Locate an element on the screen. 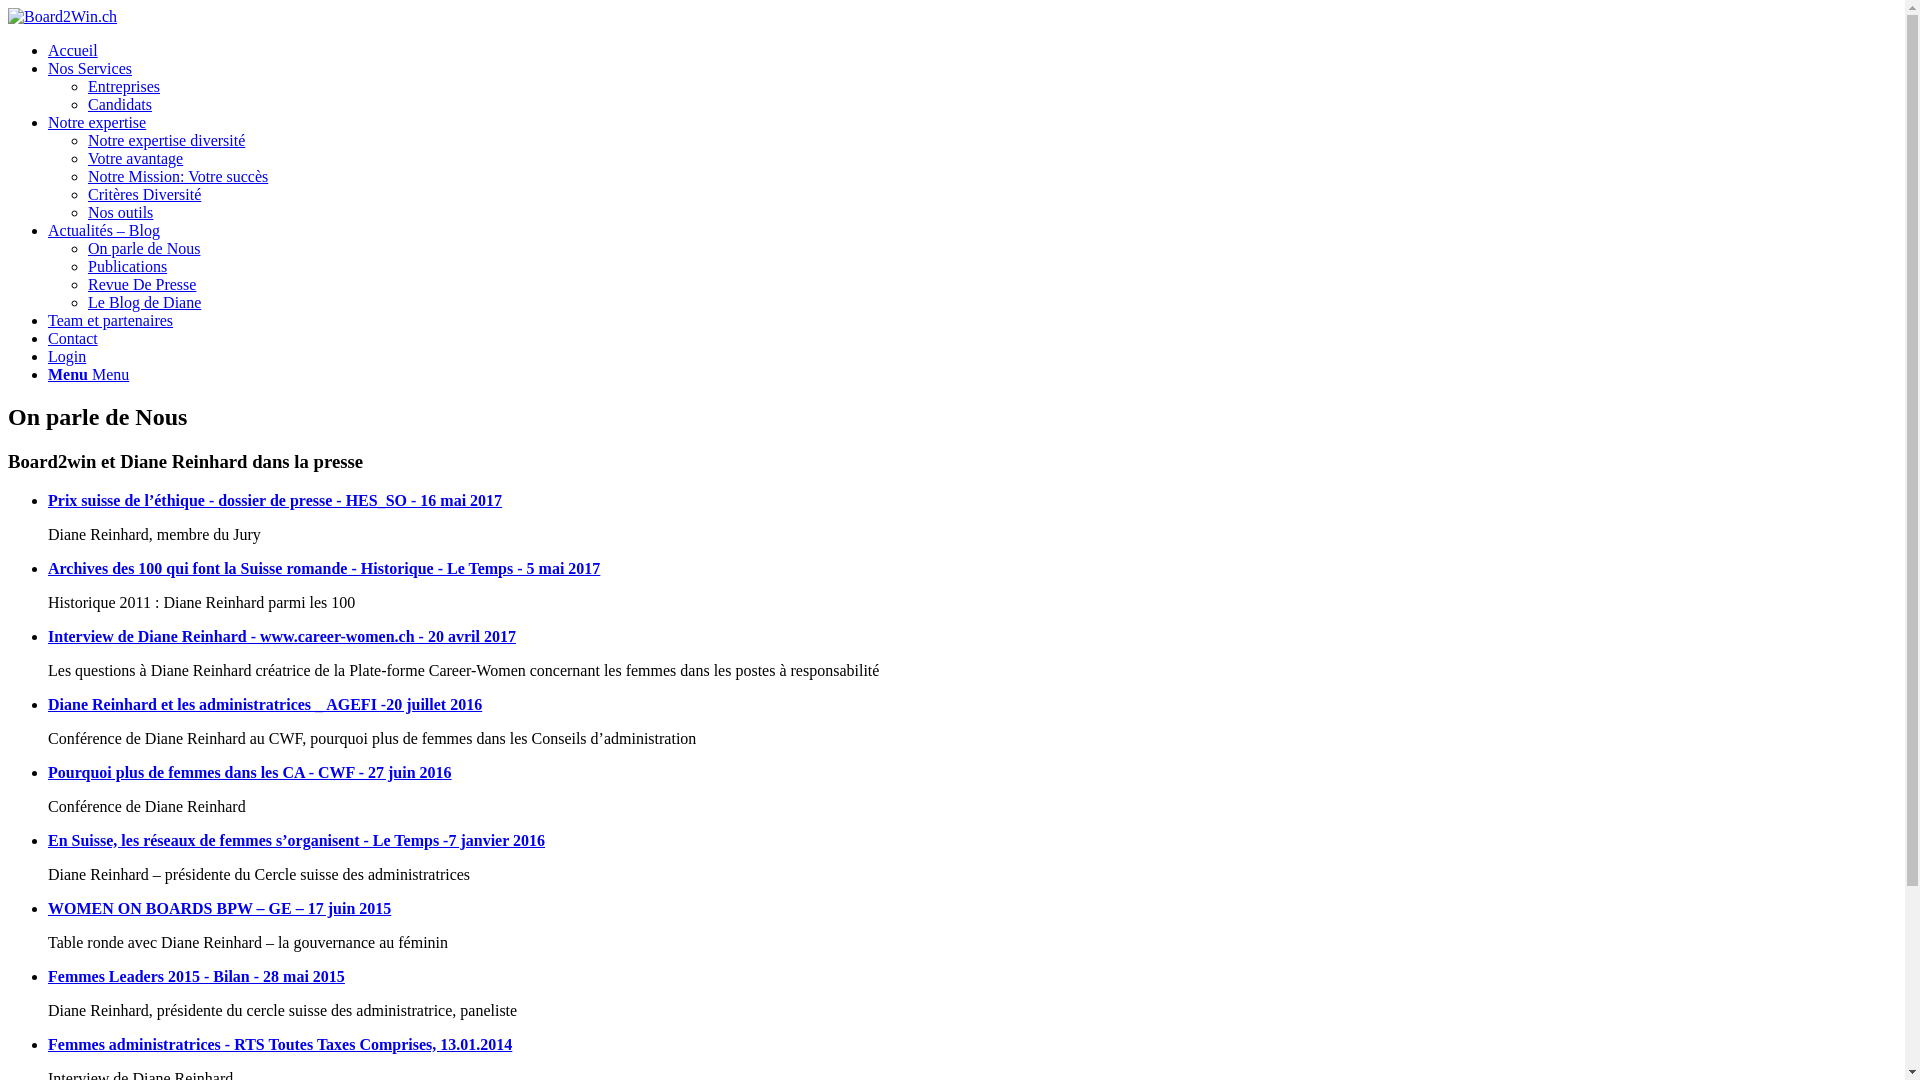 The image size is (1920, 1080). 'Entreprises' is located at coordinates (123, 85).